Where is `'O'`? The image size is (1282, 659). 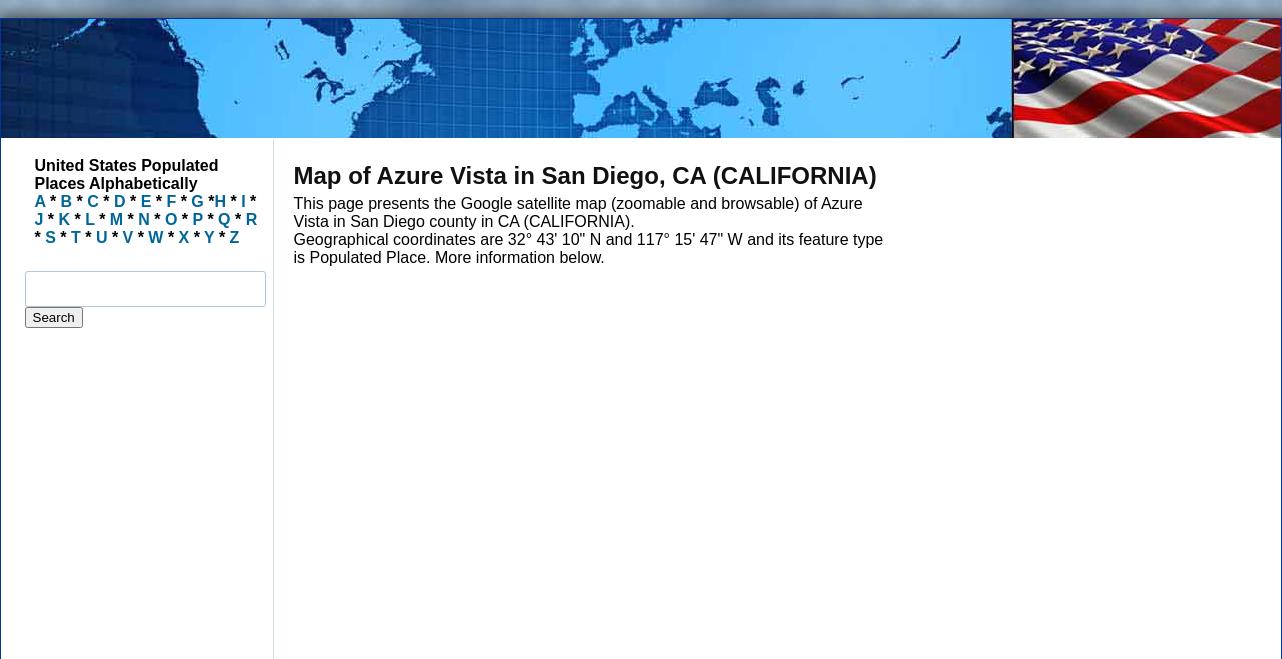 'O' is located at coordinates (169, 219).